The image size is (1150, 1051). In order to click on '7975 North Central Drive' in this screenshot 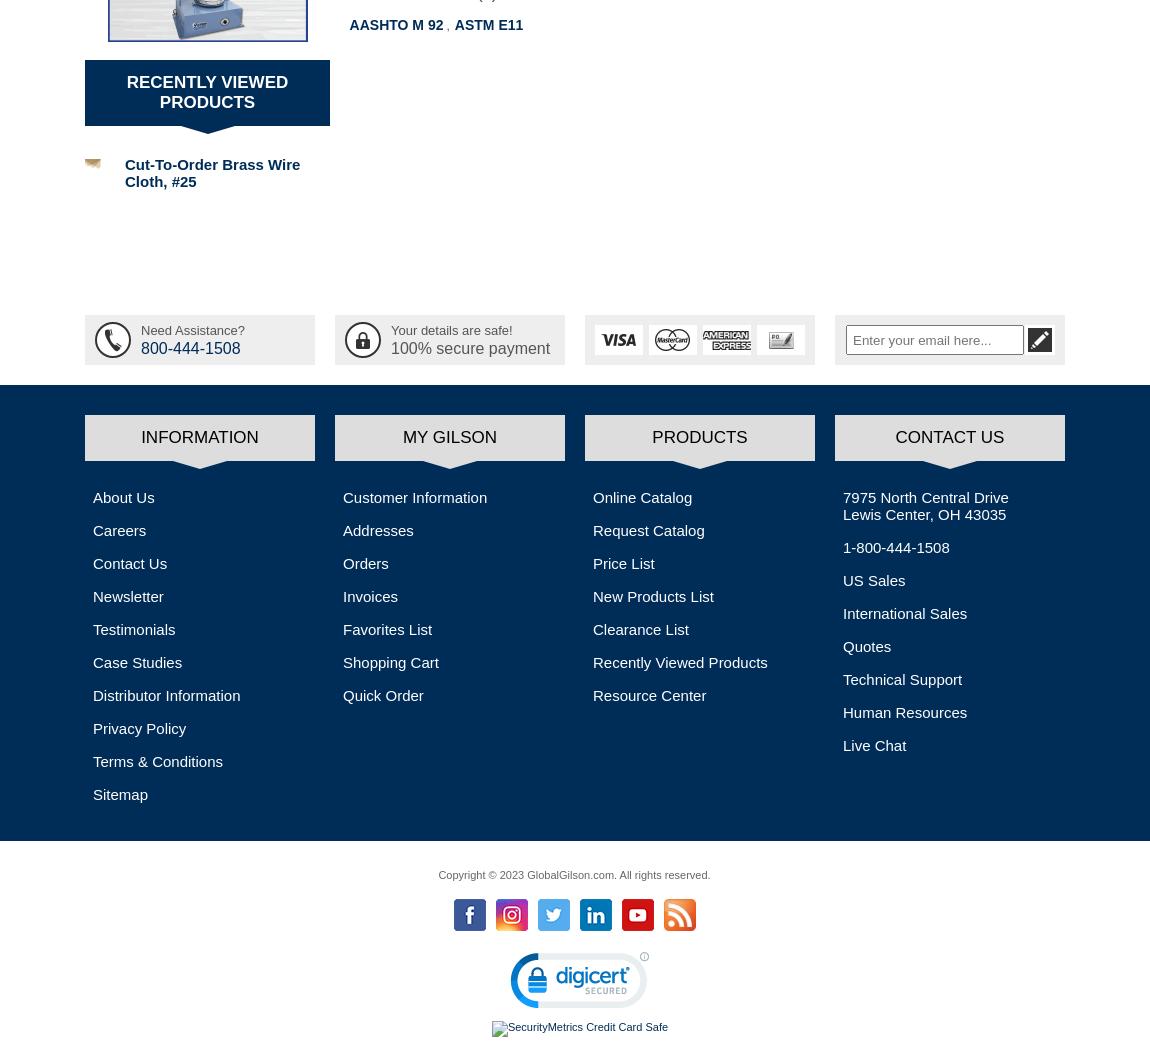, I will do `click(925, 497)`.